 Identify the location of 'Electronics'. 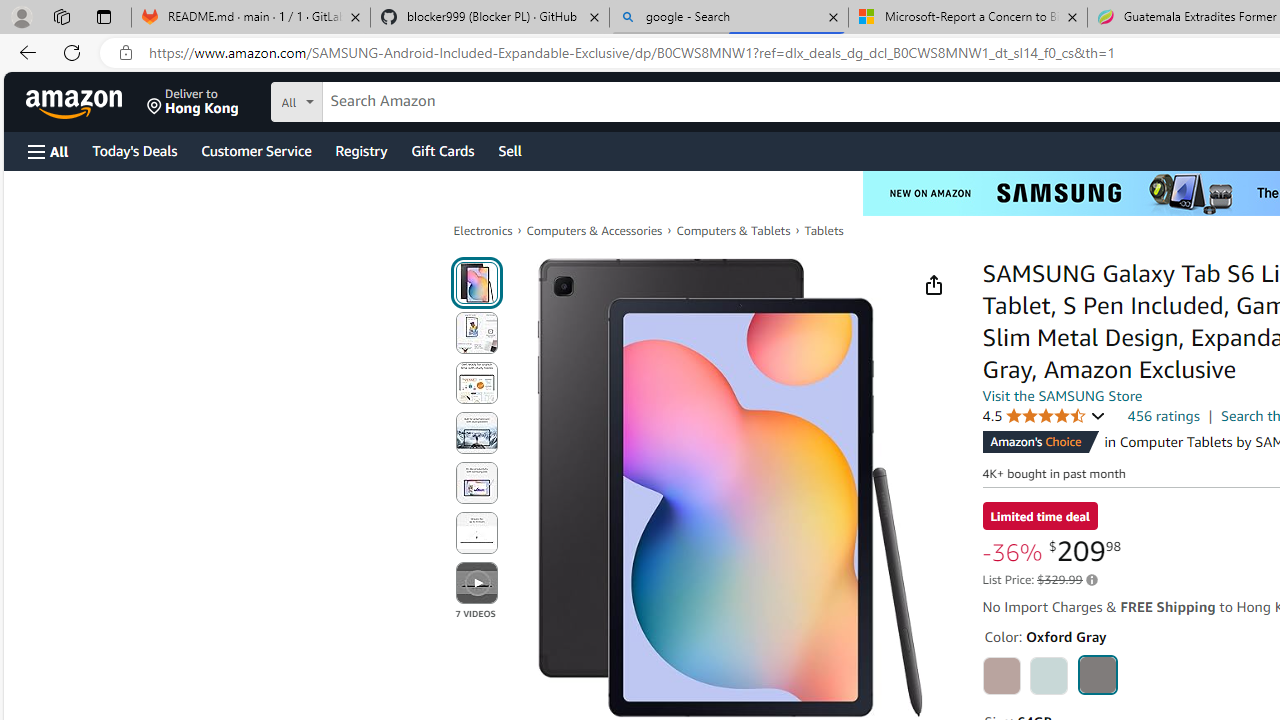
(483, 230).